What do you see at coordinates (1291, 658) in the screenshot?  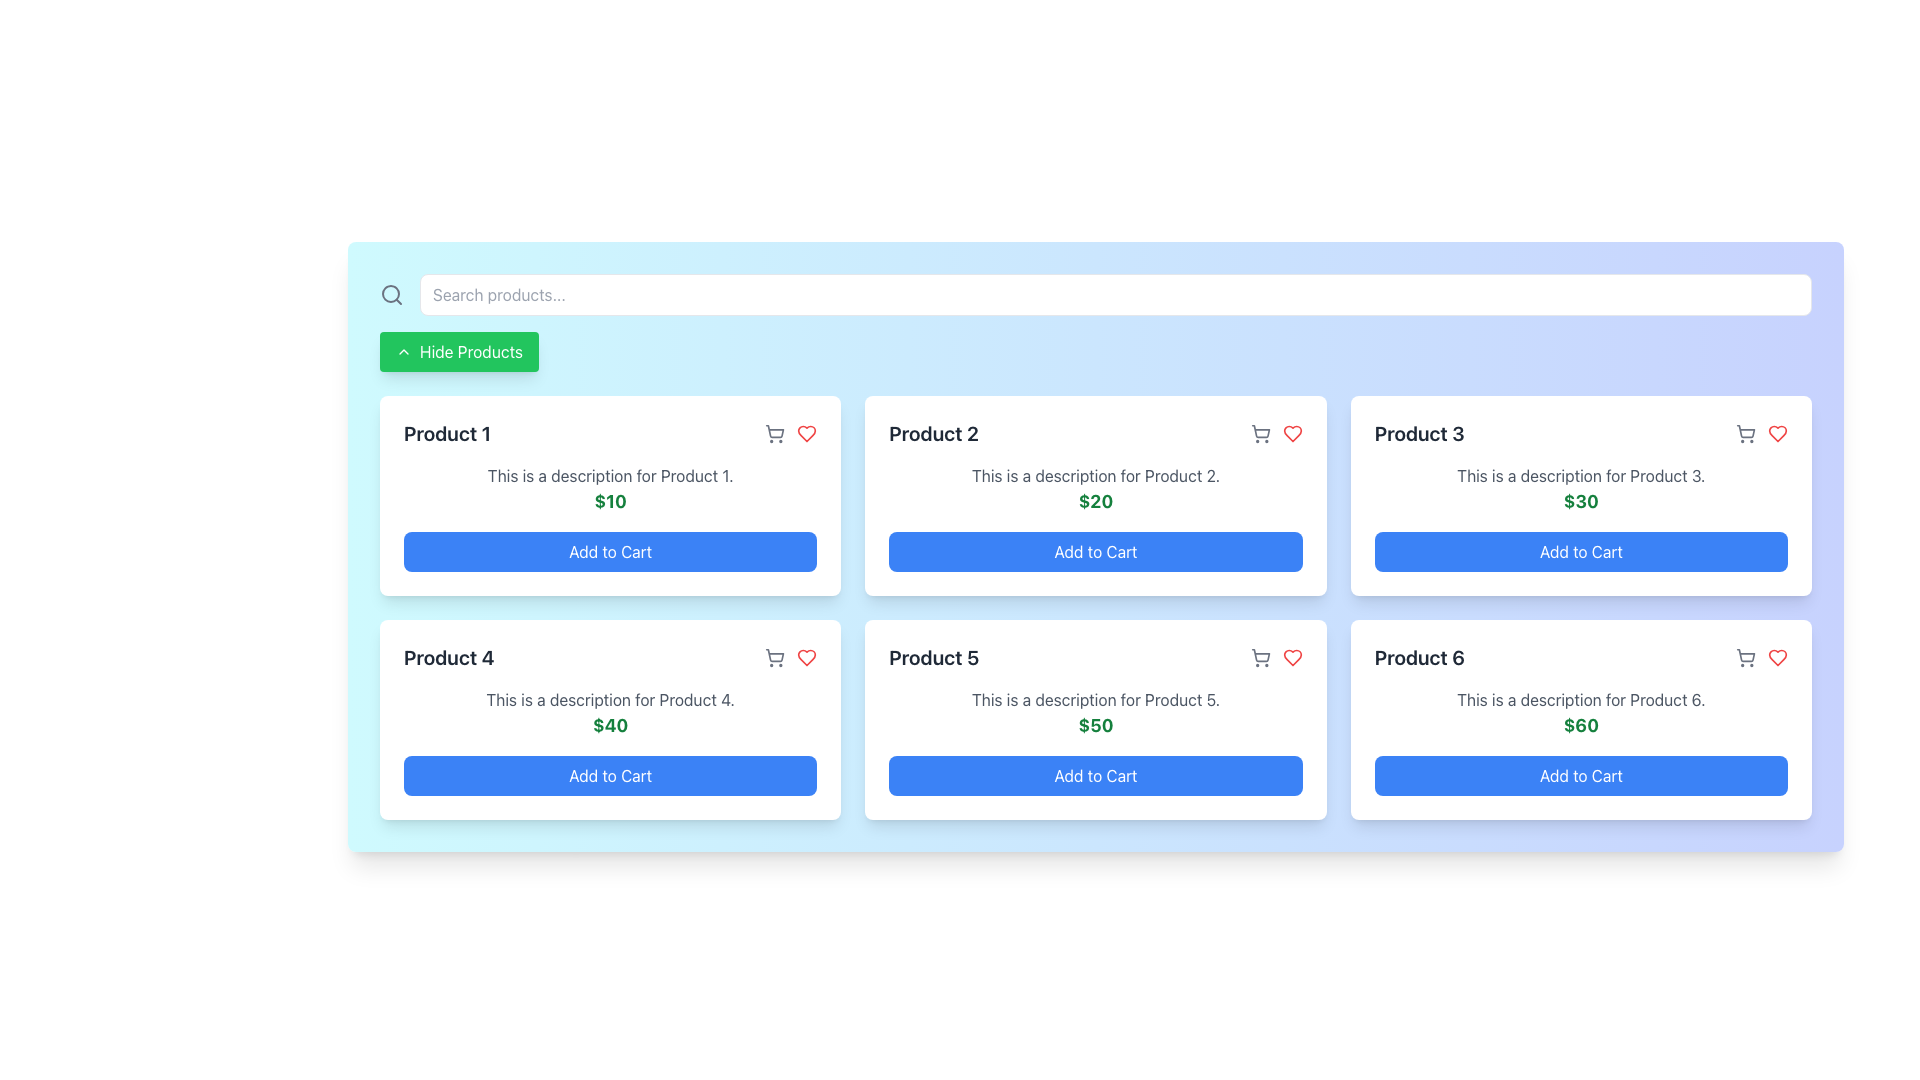 I see `the heart icon in the 'Product 2' card to mark the product as a favorite` at bounding box center [1291, 658].